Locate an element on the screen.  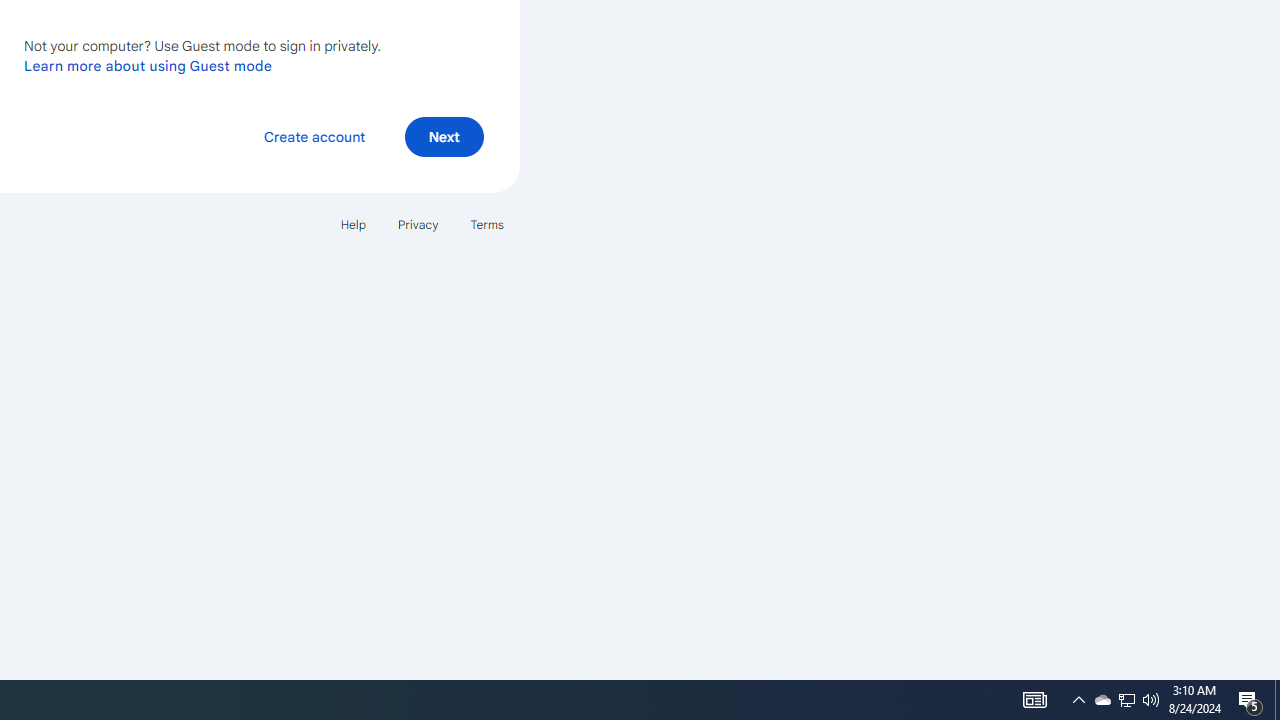
'Learn more about using Guest mode' is located at coordinates (147, 64).